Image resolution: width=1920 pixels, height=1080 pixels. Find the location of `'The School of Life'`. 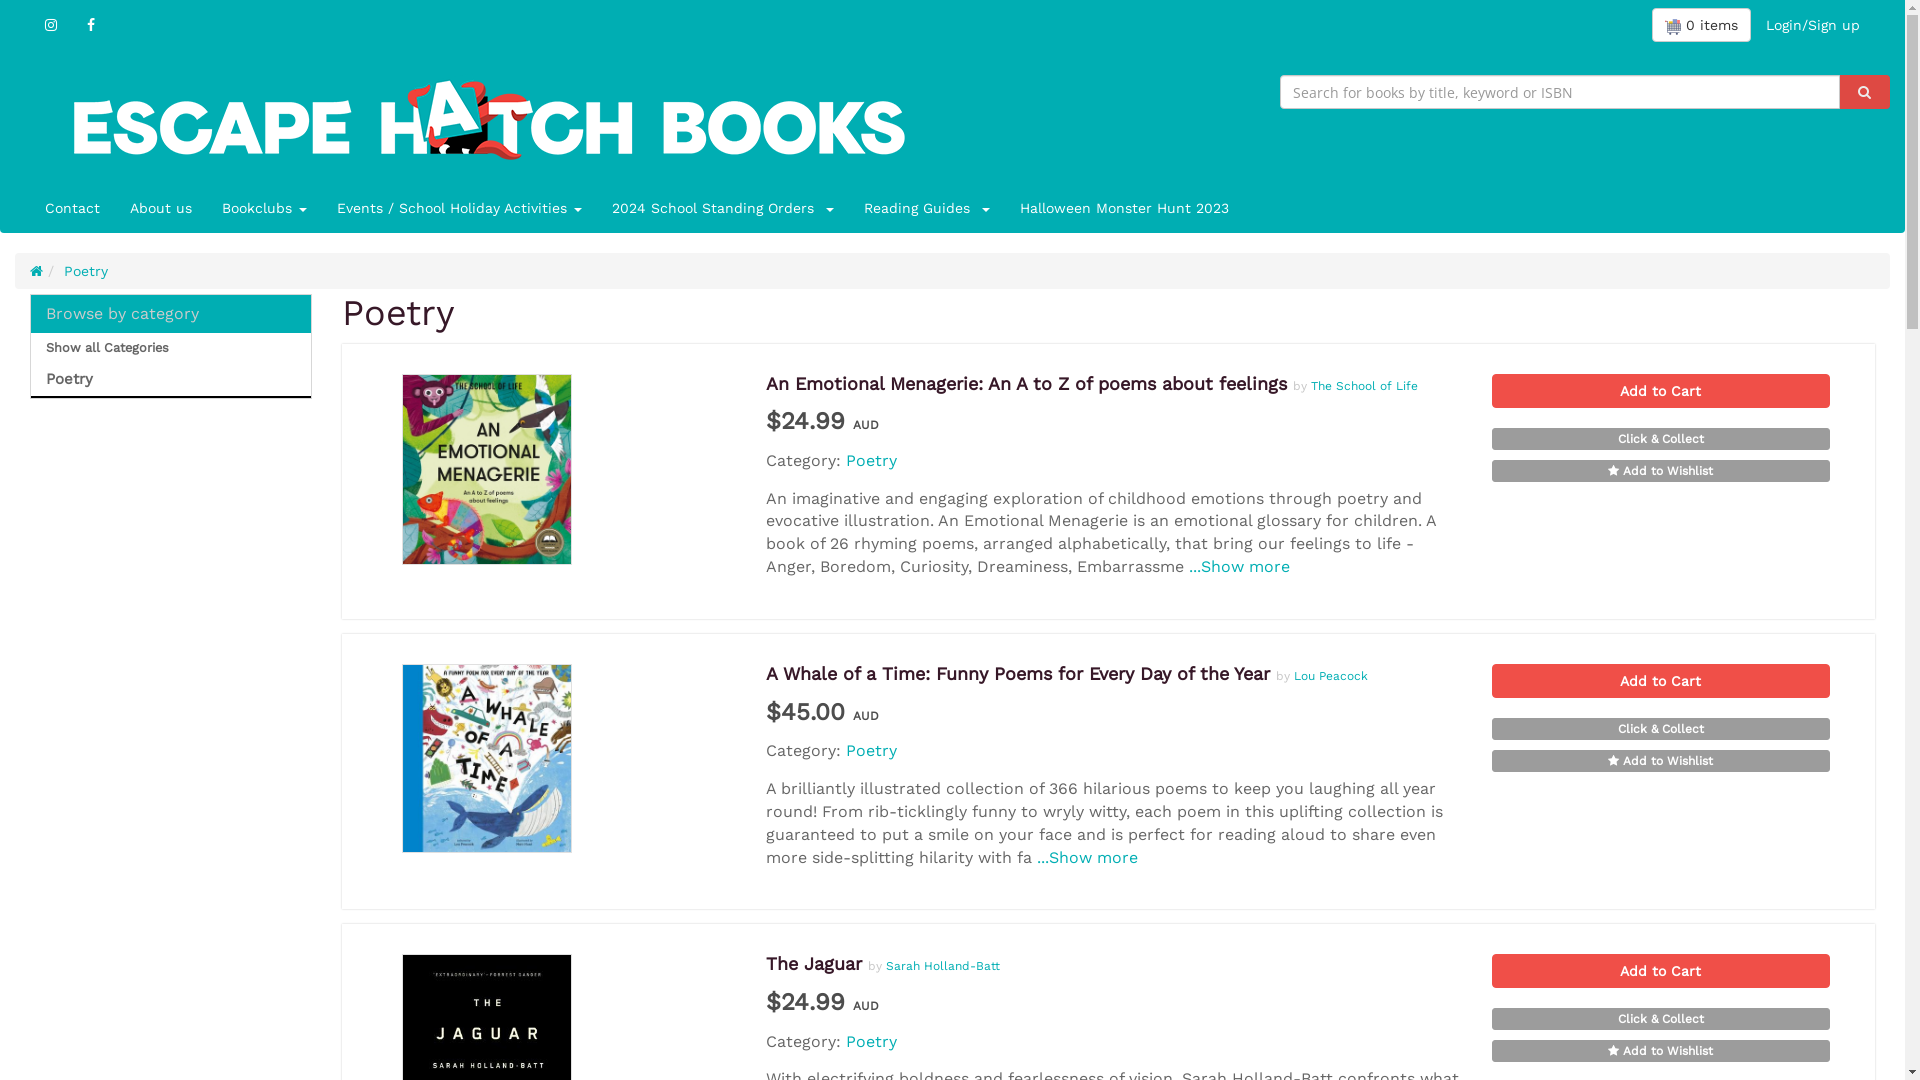

'The School of Life' is located at coordinates (1310, 385).